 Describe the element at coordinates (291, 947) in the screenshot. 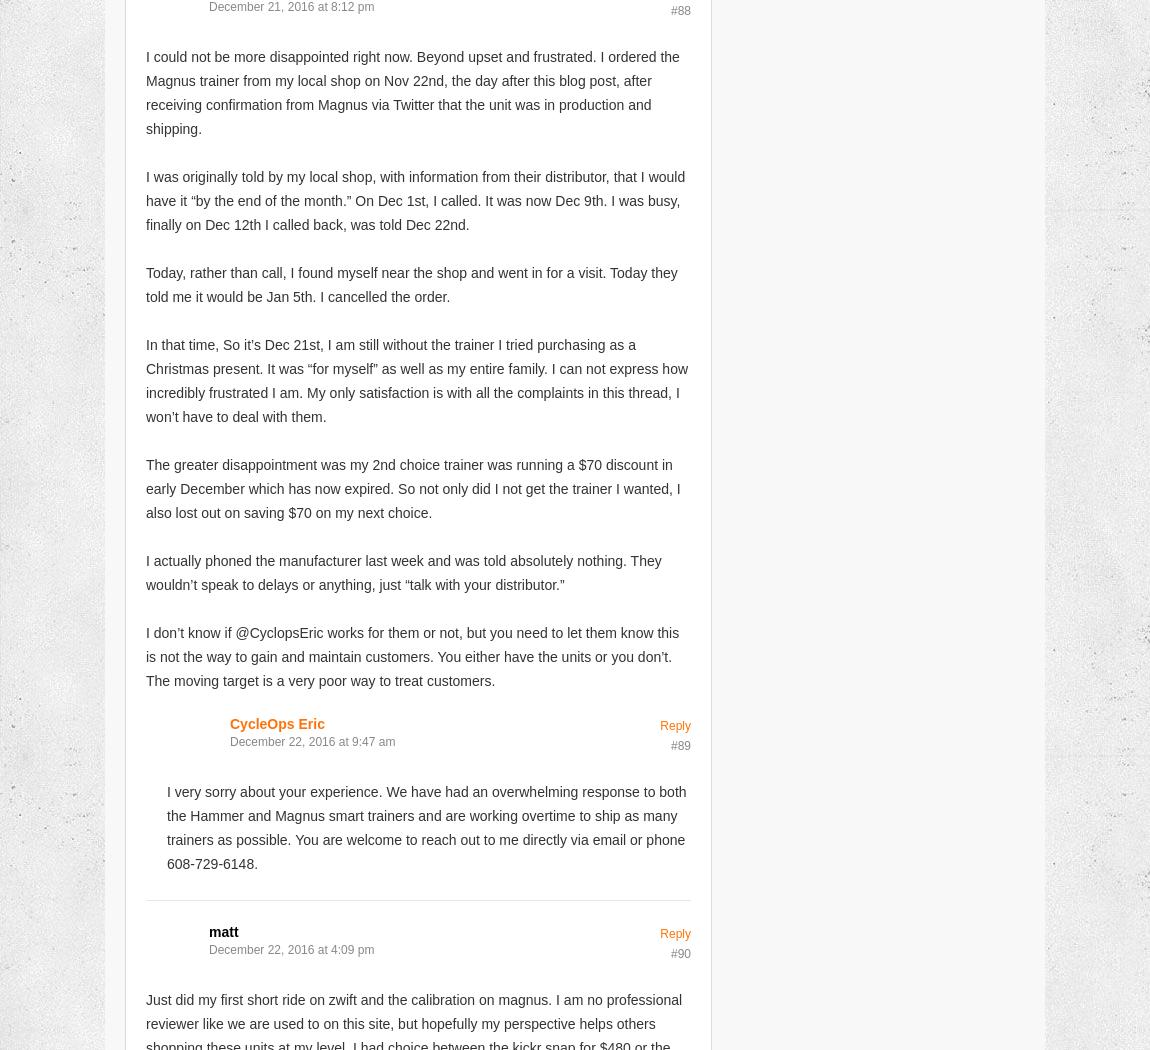

I see `'December 22, 2016 at 4:09 pm'` at that location.